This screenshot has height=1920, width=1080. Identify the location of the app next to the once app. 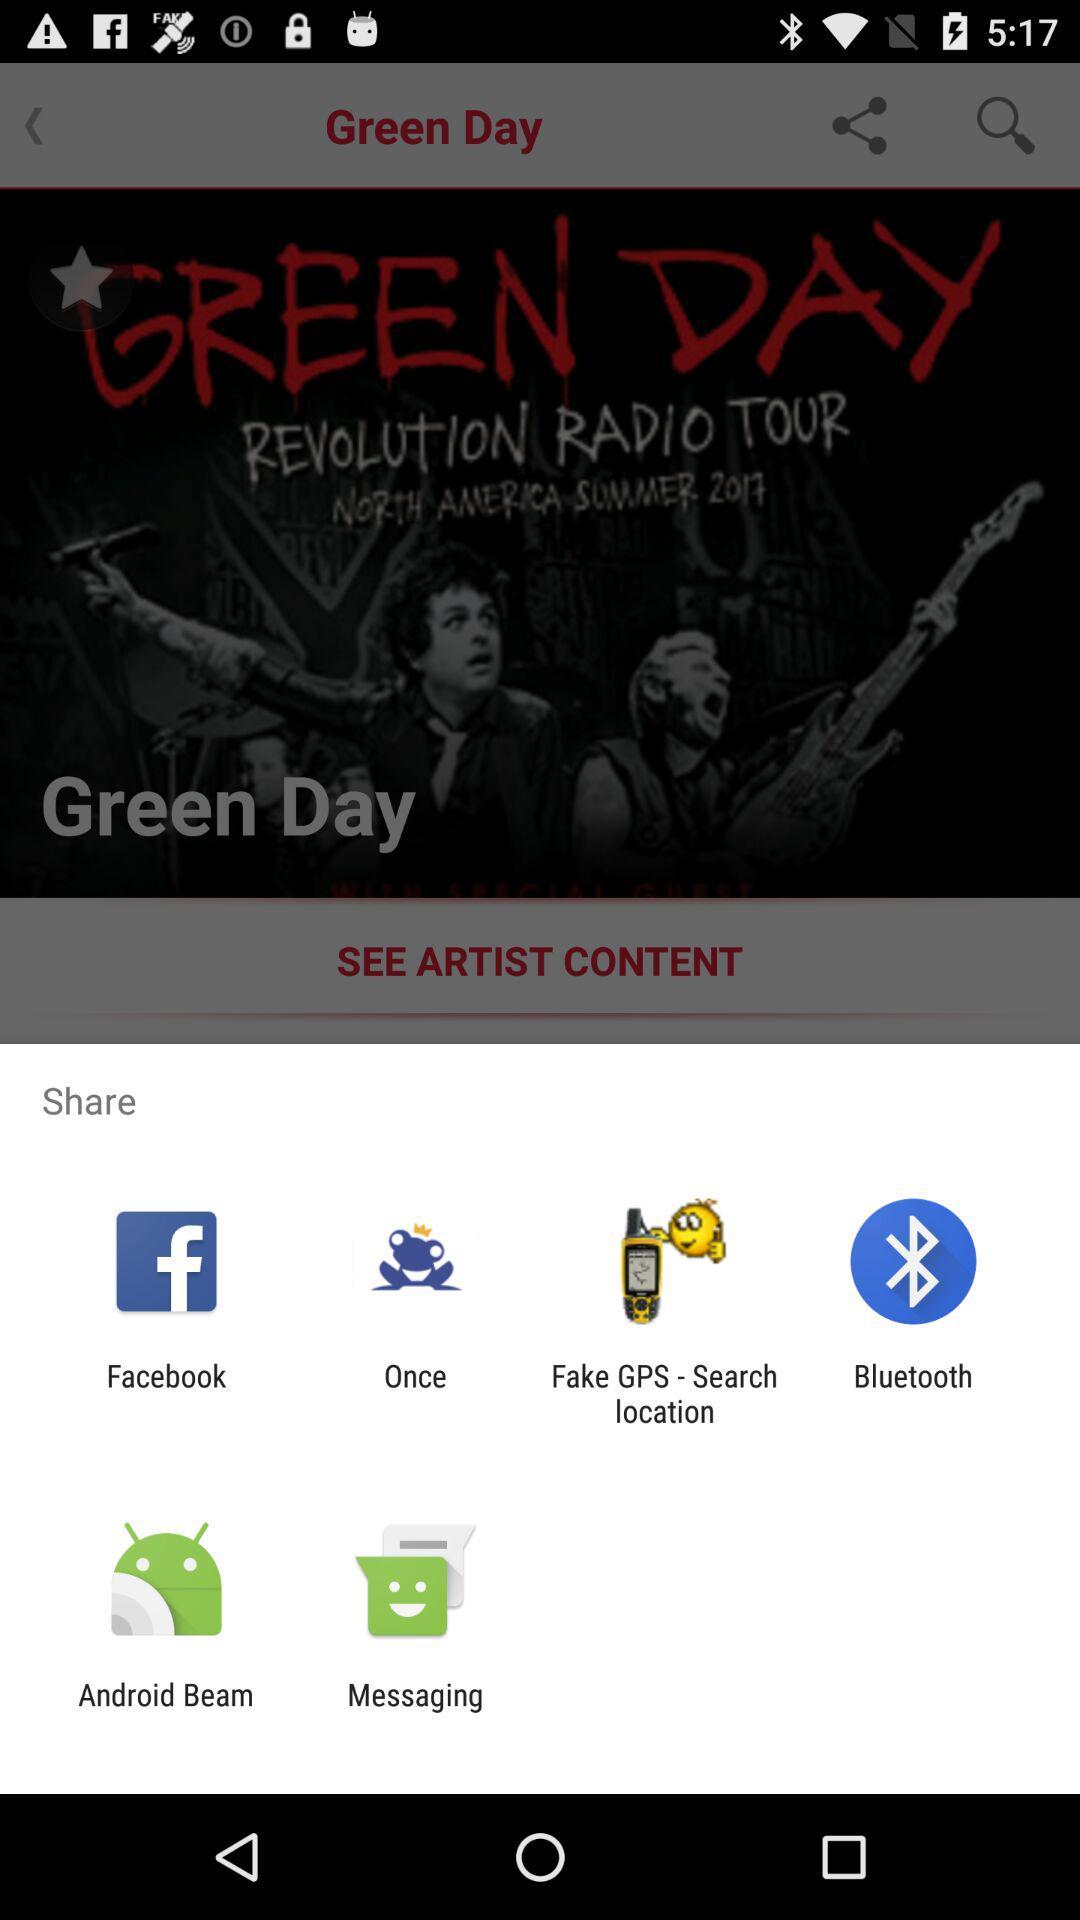
(664, 1392).